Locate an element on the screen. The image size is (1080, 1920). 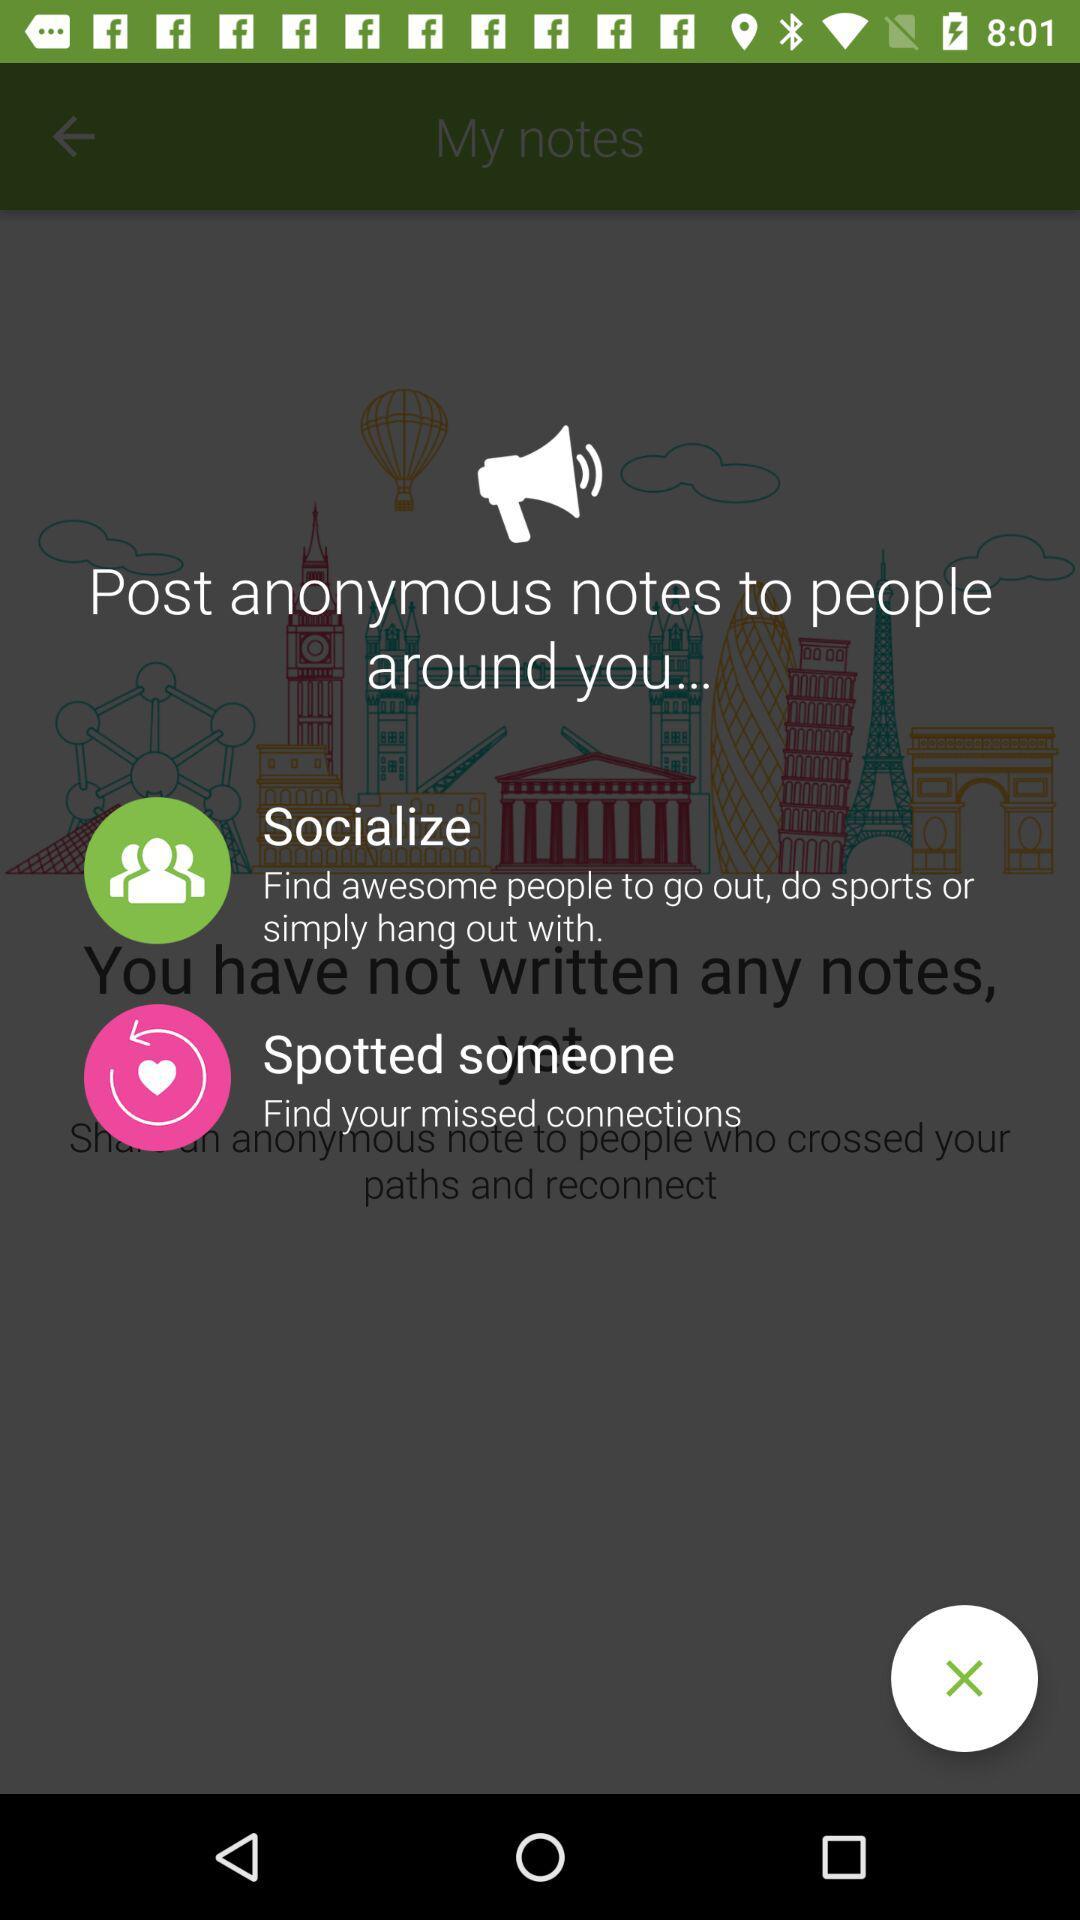
overlay is located at coordinates (963, 1678).